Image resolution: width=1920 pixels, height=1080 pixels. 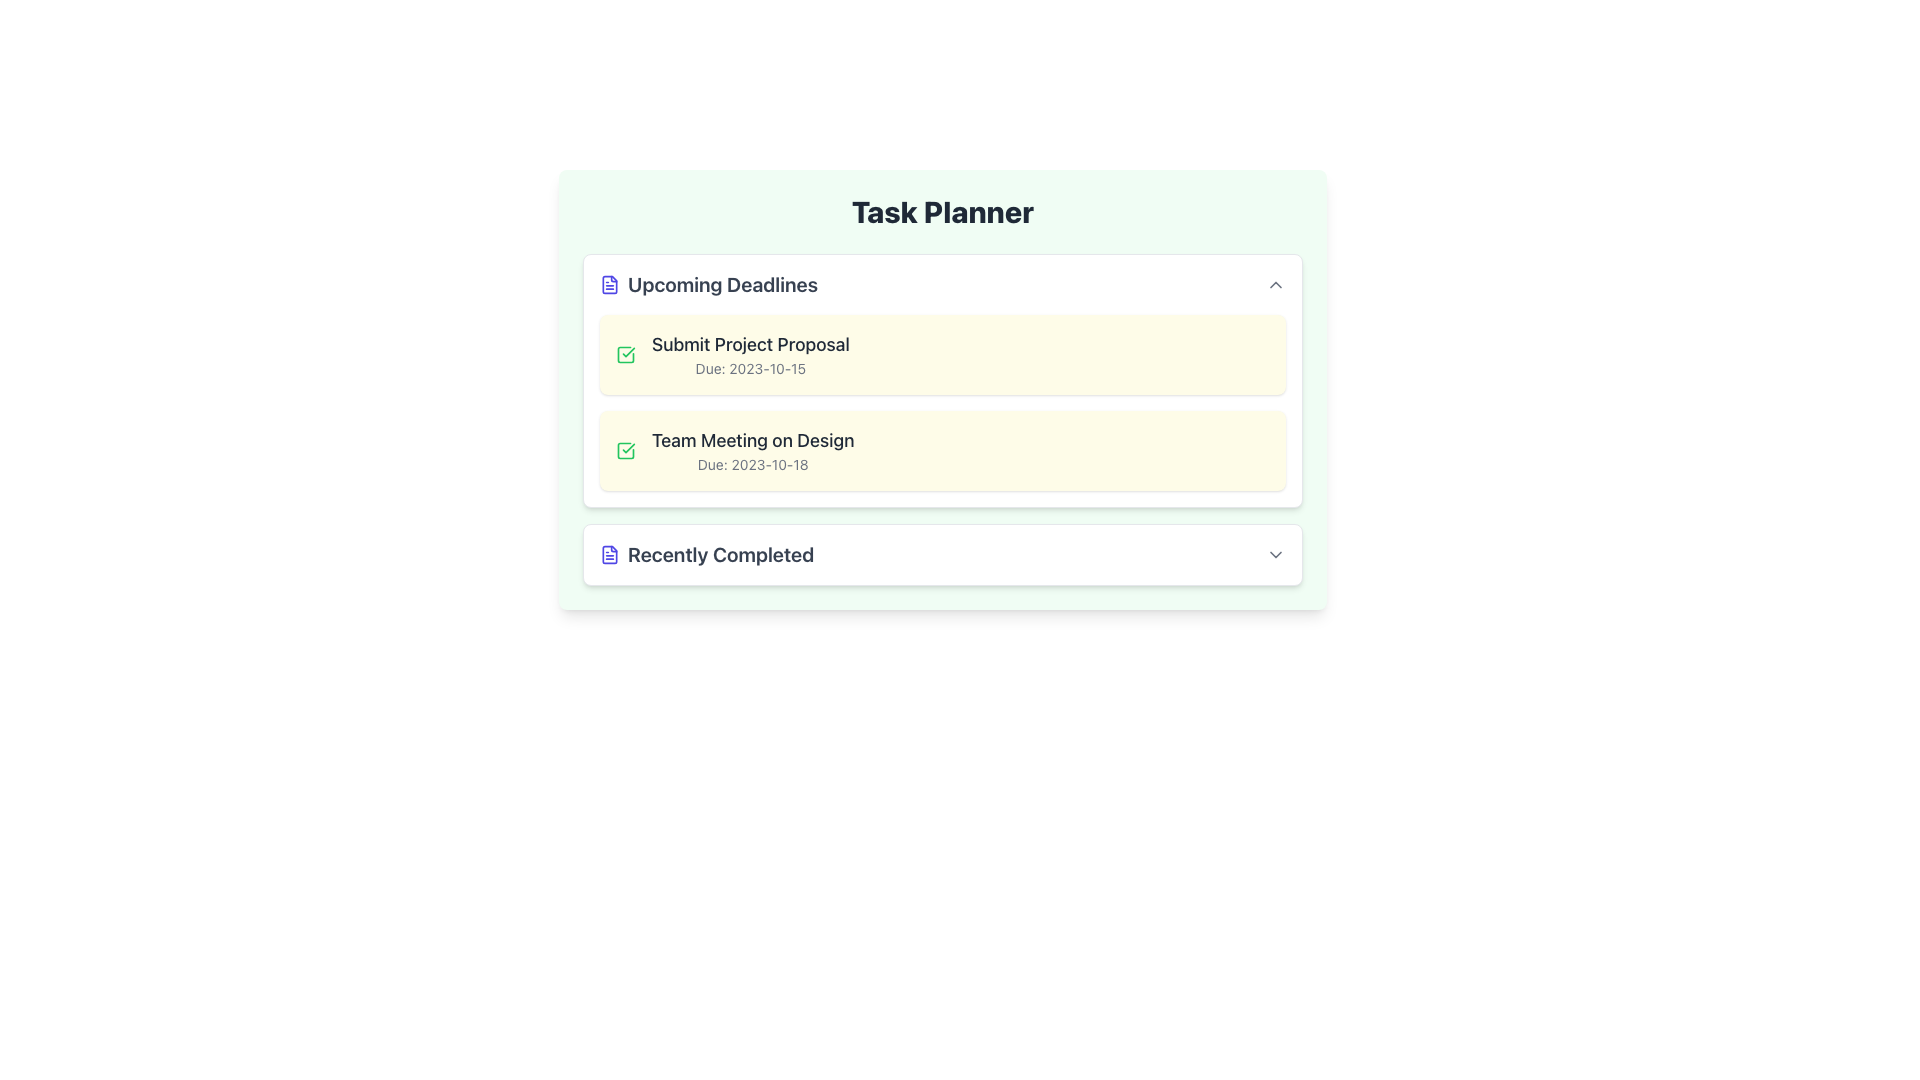 I want to click on label 'Upcoming Deadlines' which is a bold, gray text label located in the upper section of the main card titled 'Task Planner', so click(x=709, y=285).